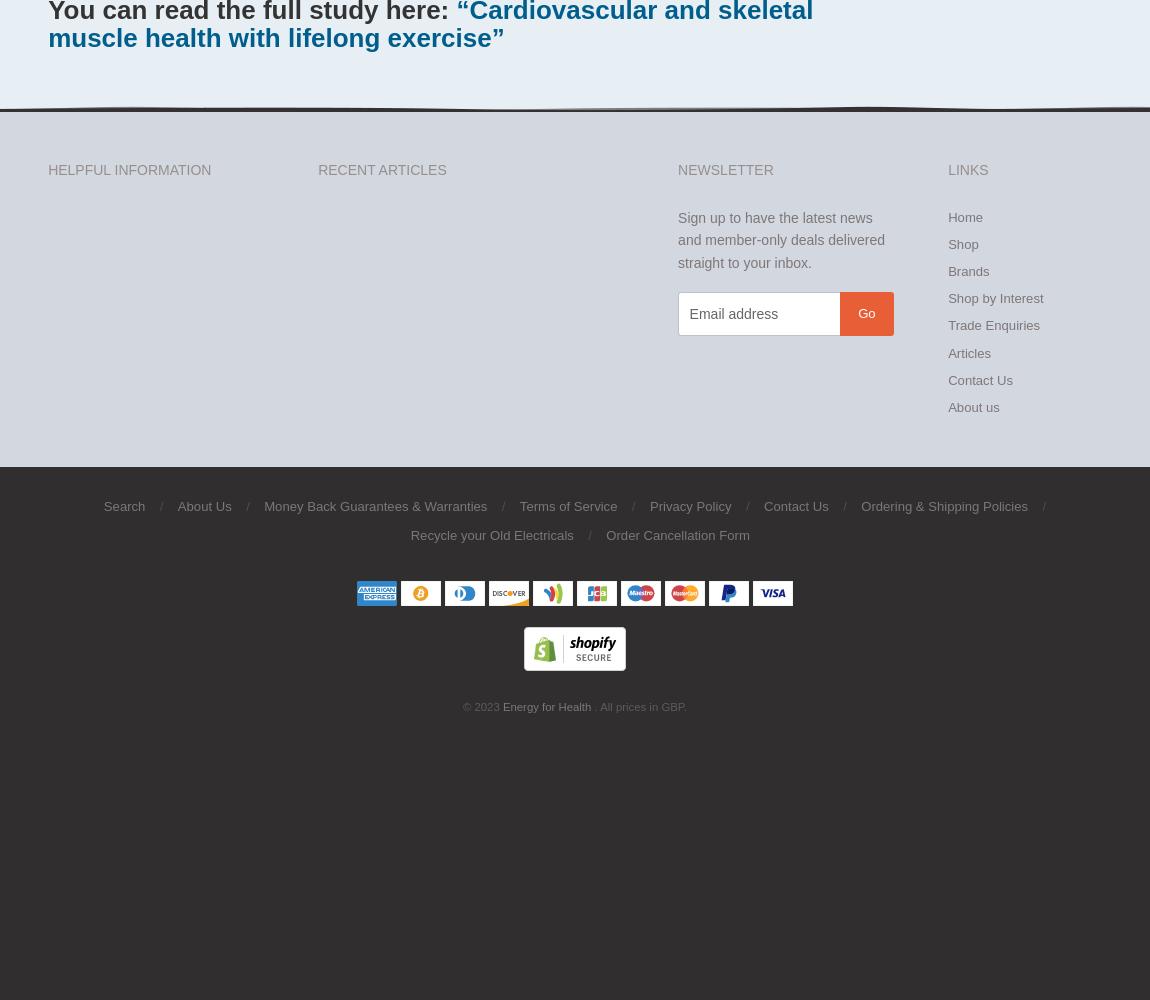 Image resolution: width=1150 pixels, height=1000 pixels. Describe the element at coordinates (677, 169) in the screenshot. I see `'Newsletter'` at that location.